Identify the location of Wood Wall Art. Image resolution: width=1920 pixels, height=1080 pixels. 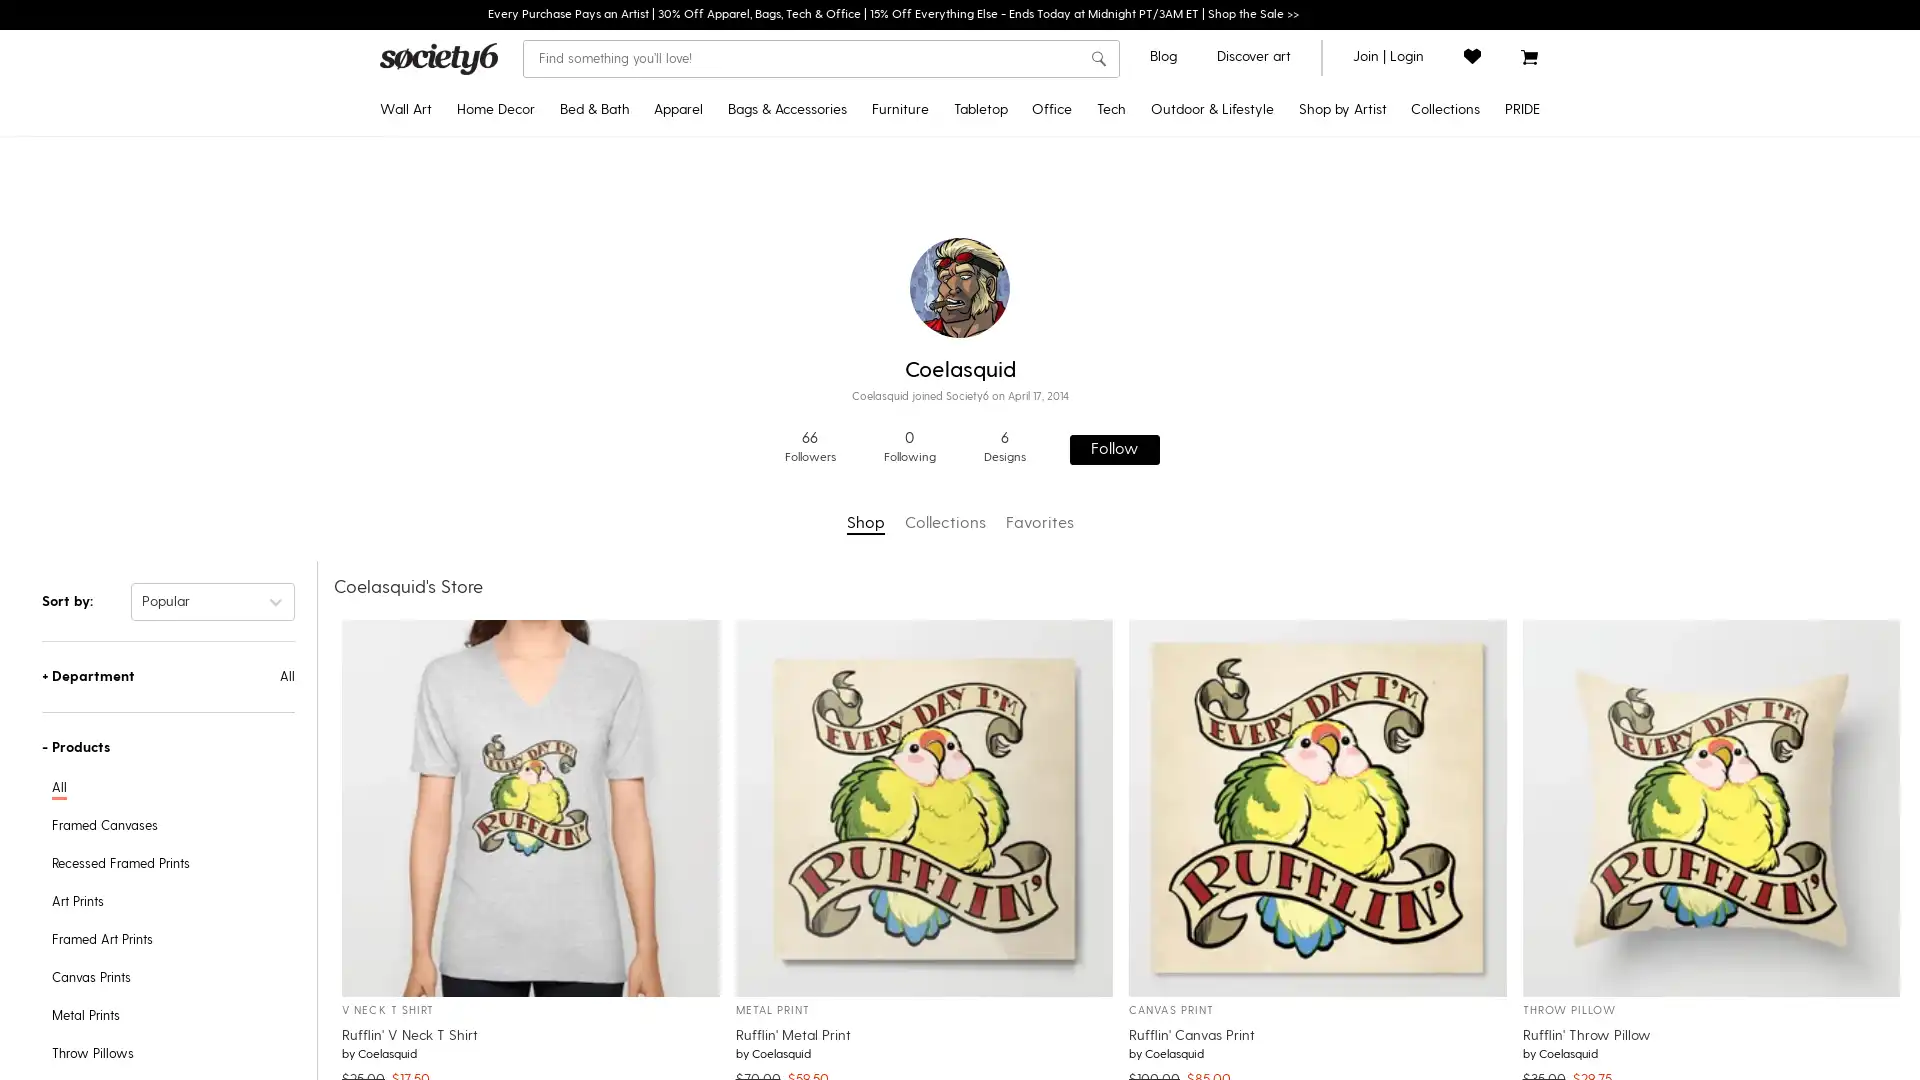
(470, 482).